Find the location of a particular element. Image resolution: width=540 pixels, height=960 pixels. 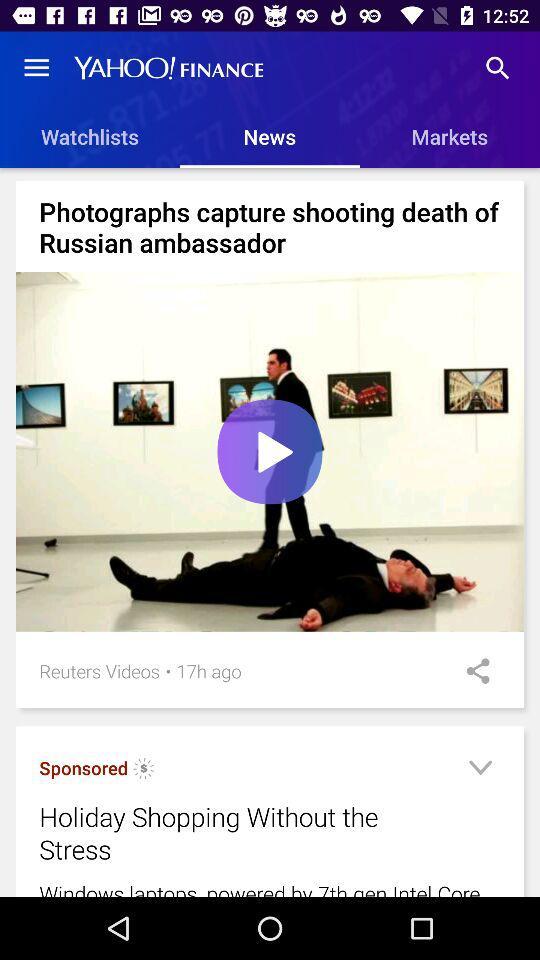

the sponsored is located at coordinates (82, 767).